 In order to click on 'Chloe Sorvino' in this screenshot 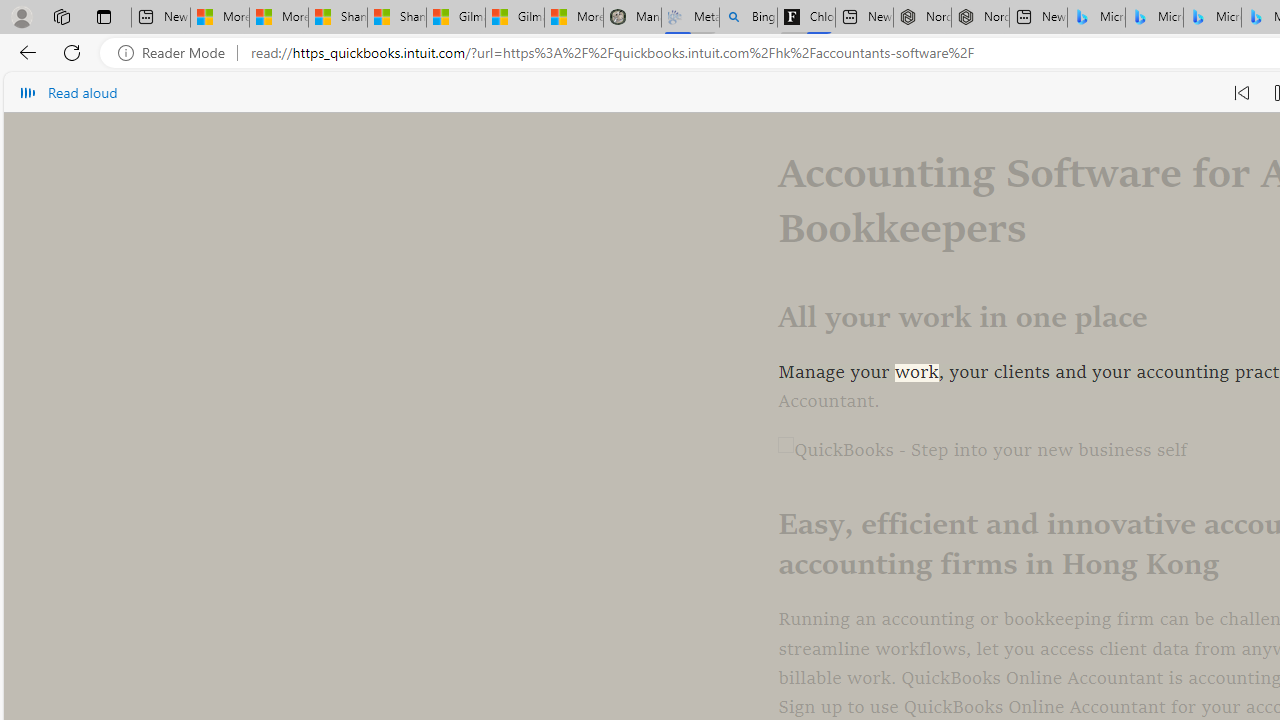, I will do `click(806, 17)`.